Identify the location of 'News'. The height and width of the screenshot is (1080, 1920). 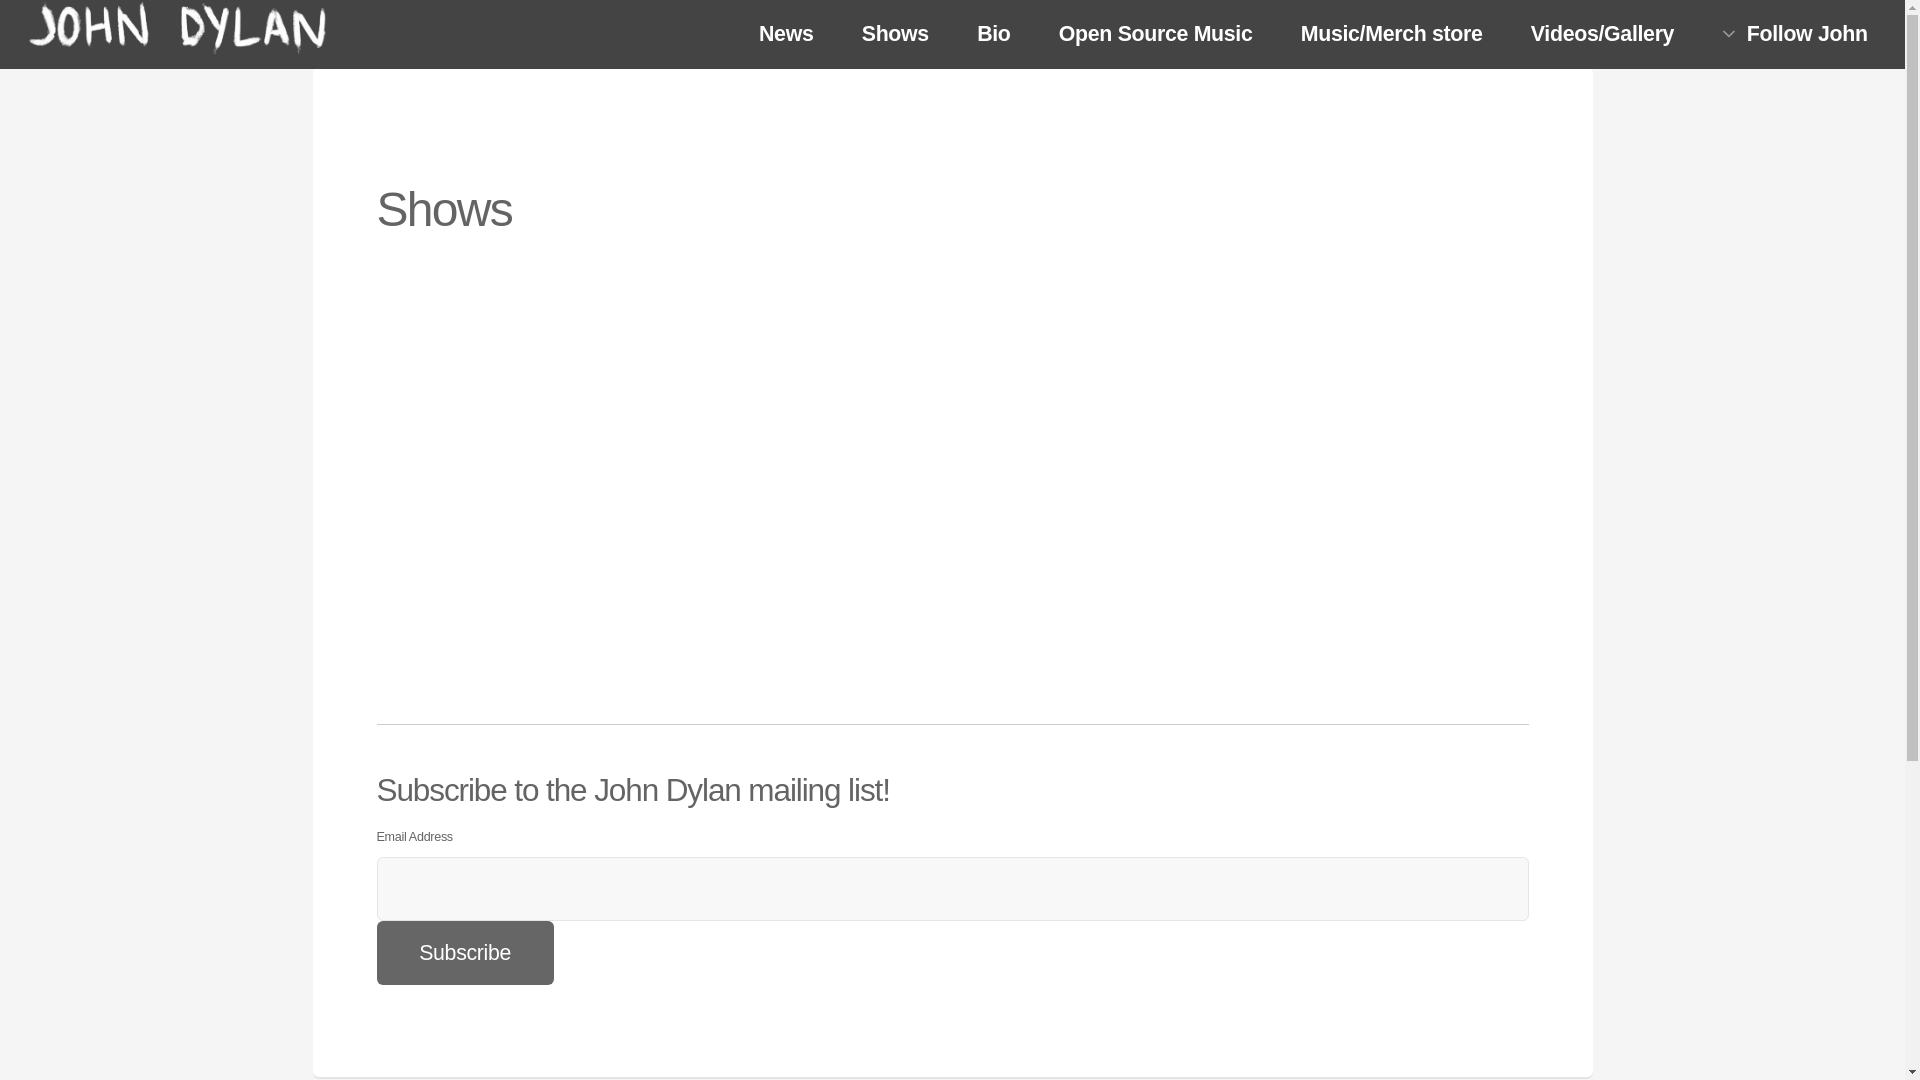
(785, 35).